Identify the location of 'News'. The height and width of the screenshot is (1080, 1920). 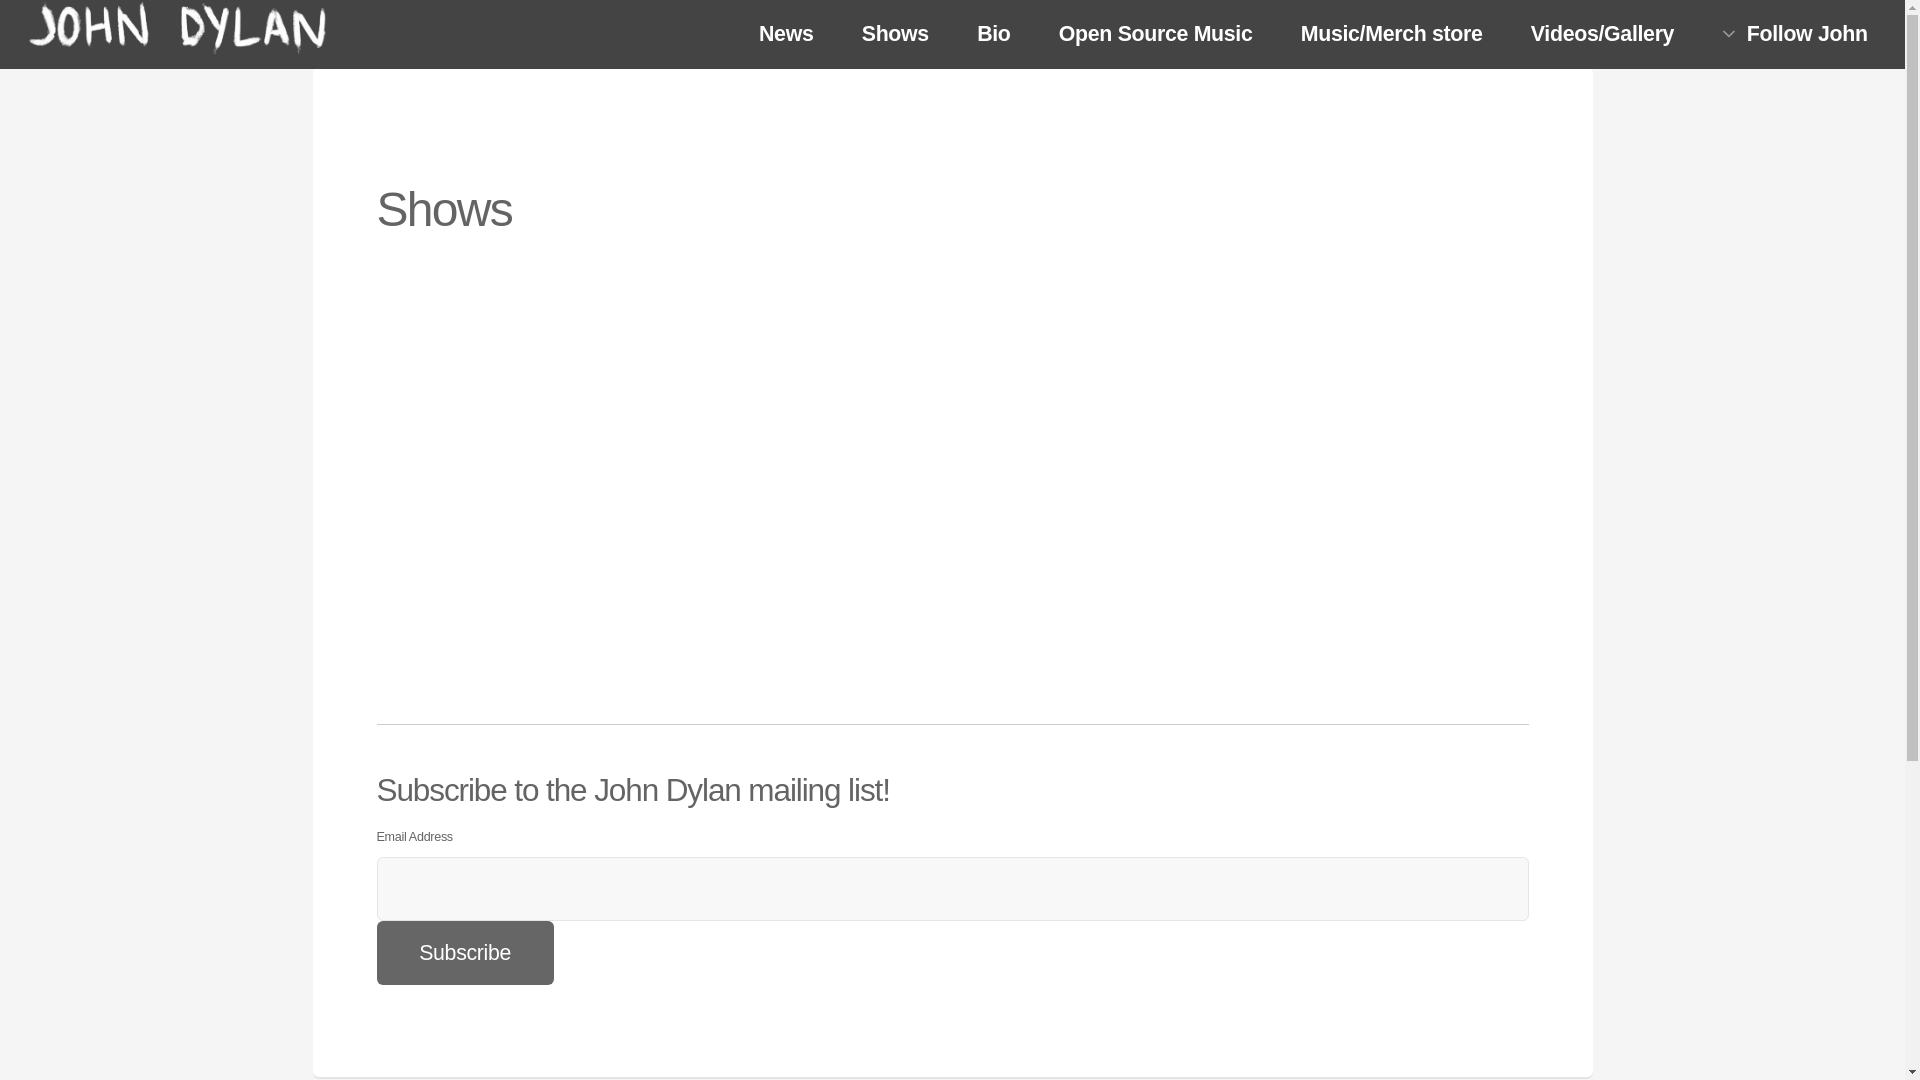
(785, 35).